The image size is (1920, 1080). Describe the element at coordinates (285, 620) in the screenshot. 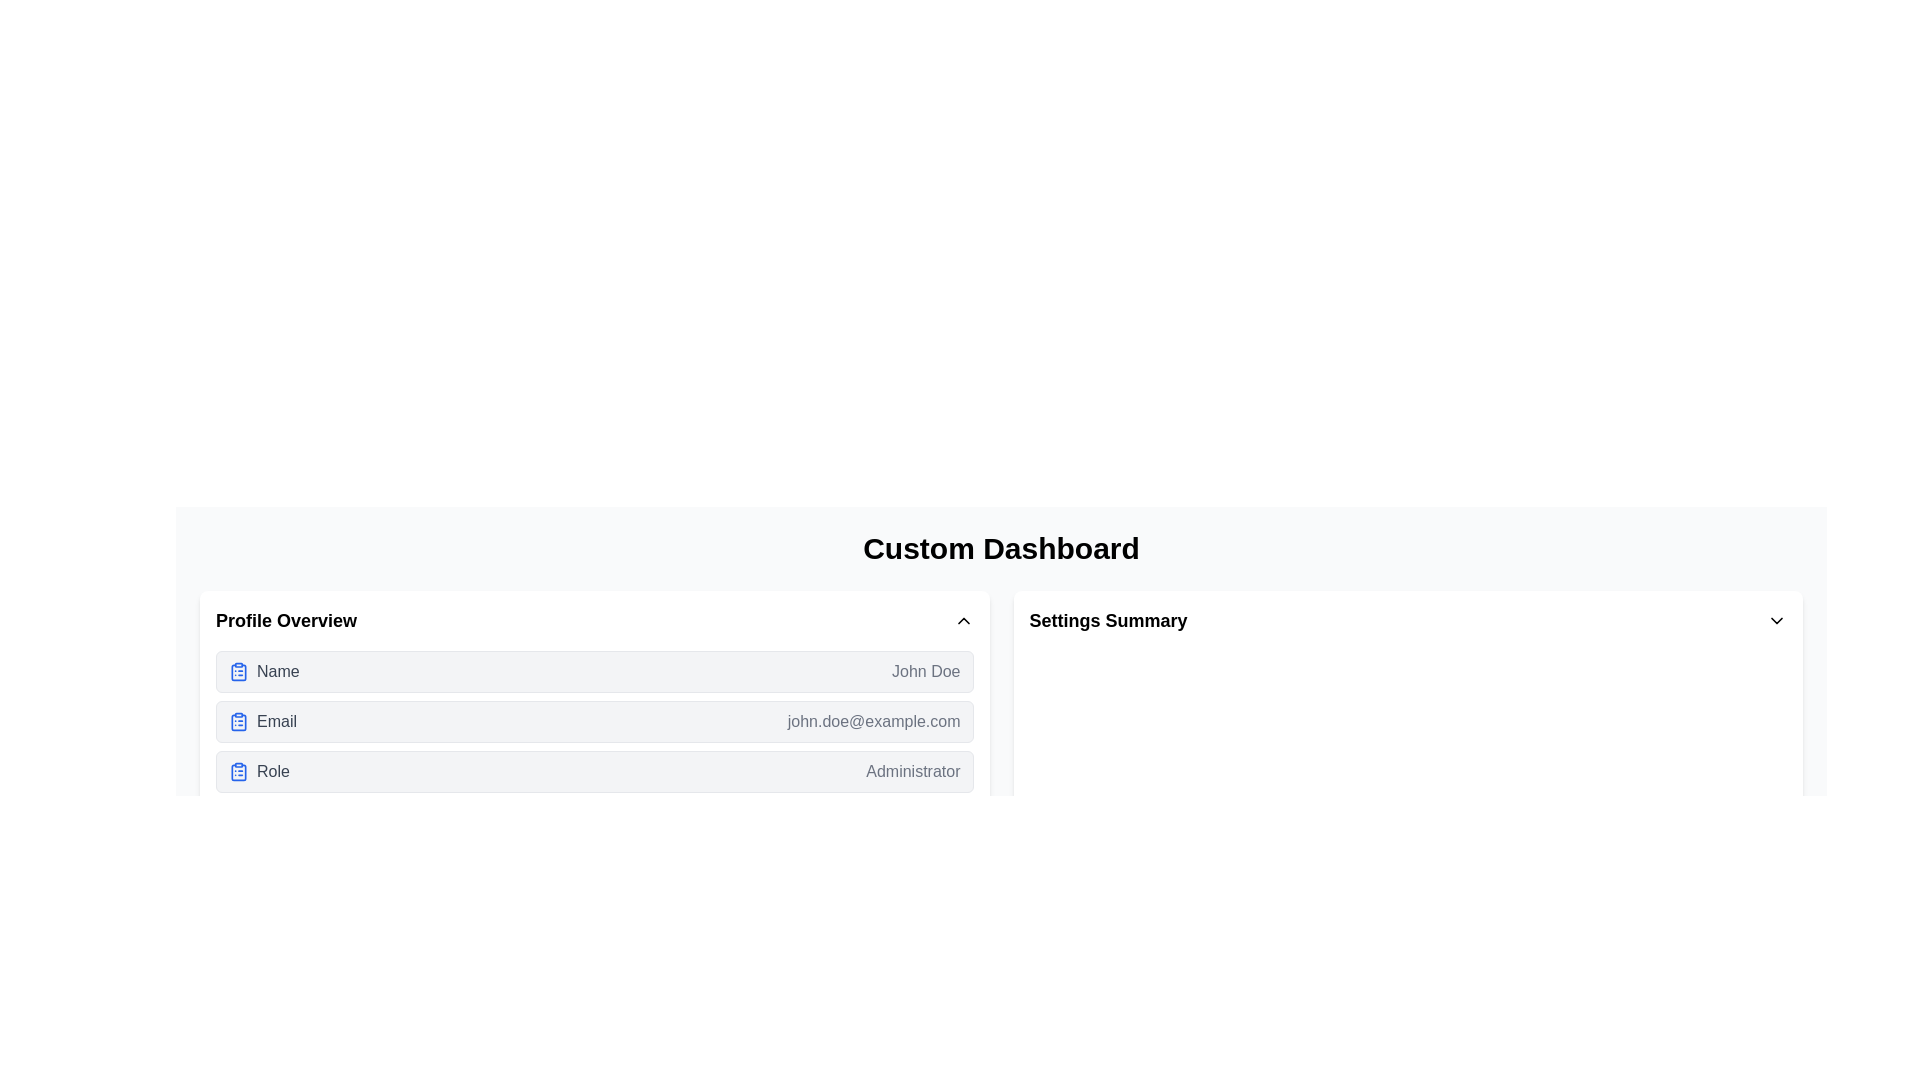

I see `the text label that serves as the title for the profile information section, providing context to the details below such as Name, Email, and Role` at that location.